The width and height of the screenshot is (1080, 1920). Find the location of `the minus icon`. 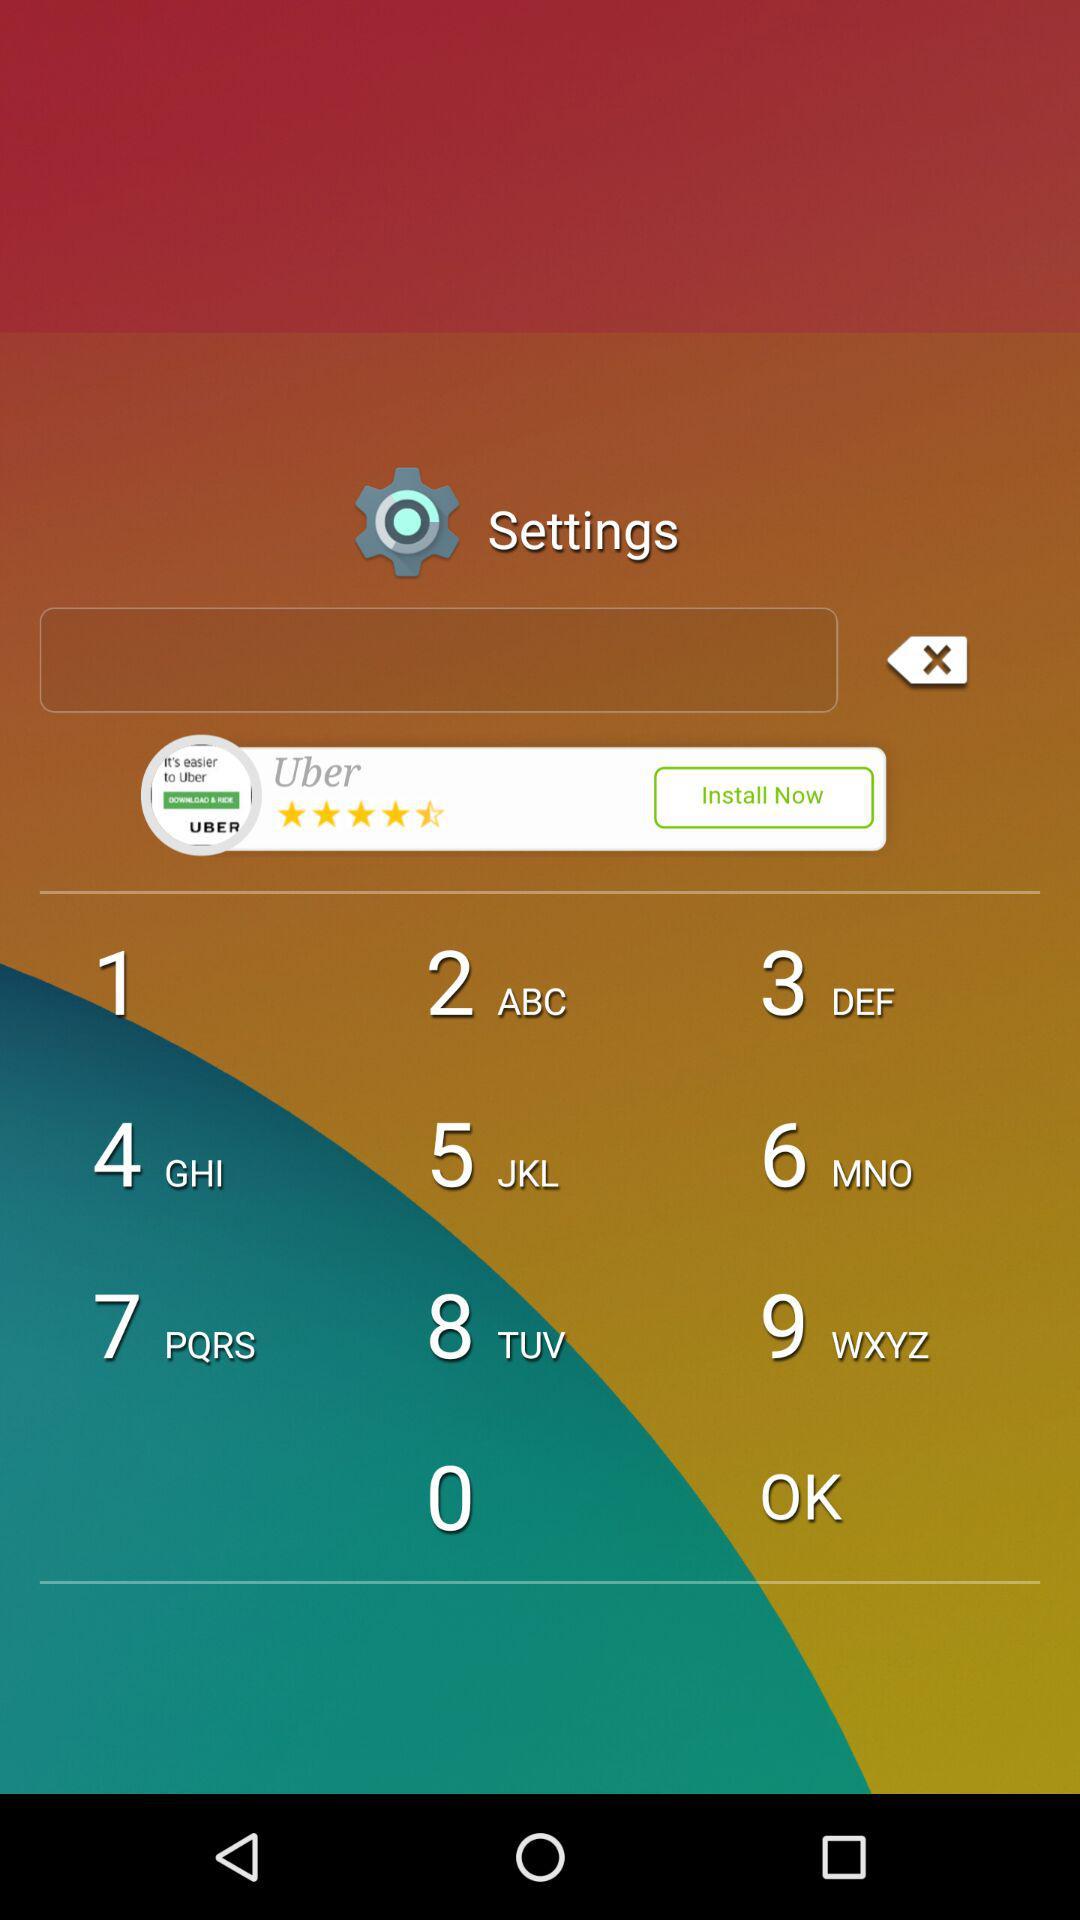

the minus icon is located at coordinates (938, 1687).